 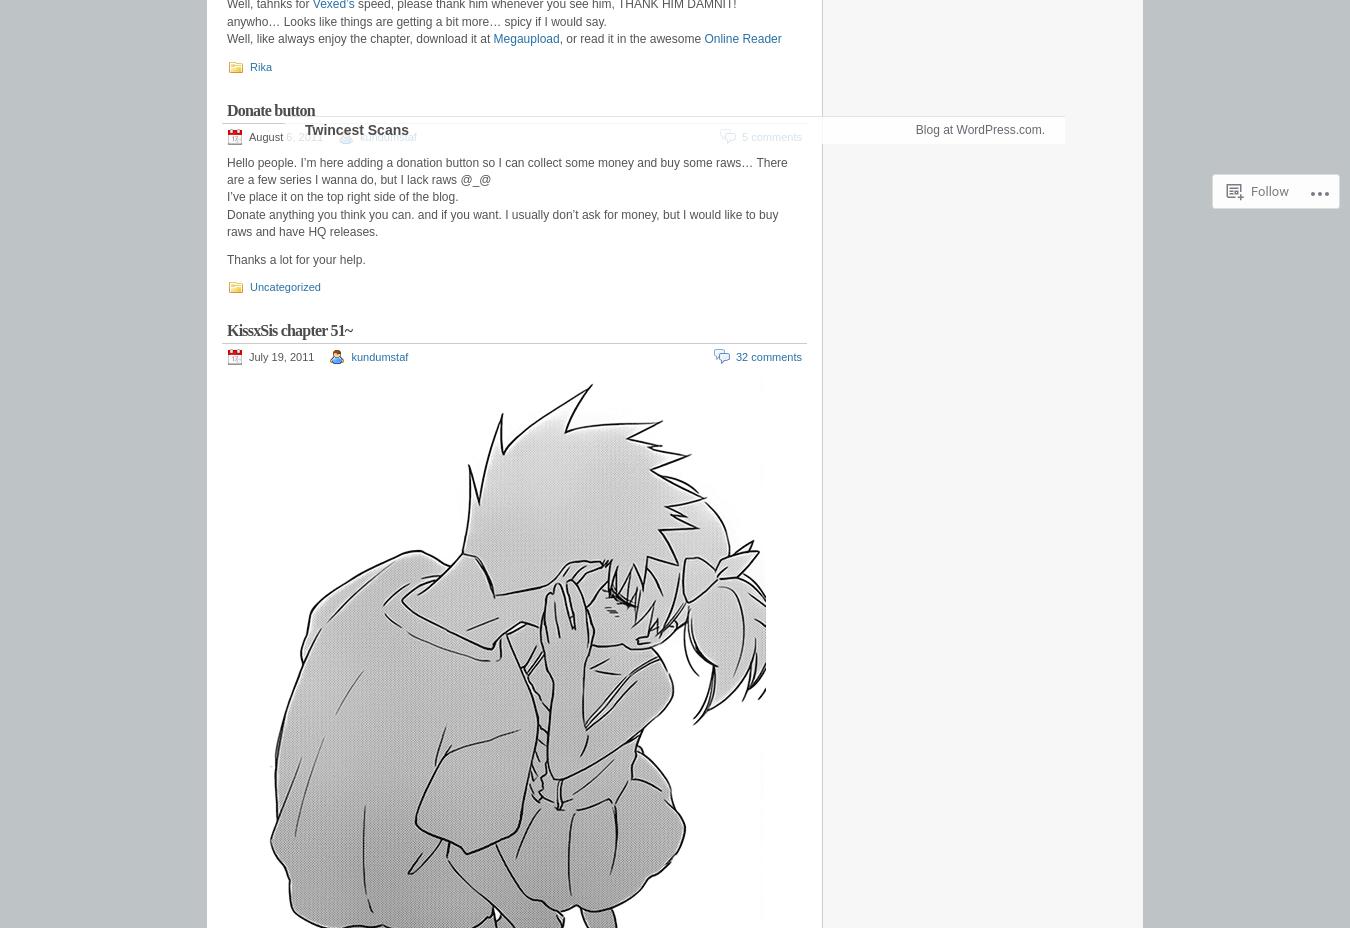 What do you see at coordinates (285, 136) in the screenshot?
I see `'August 6, 2011'` at bounding box center [285, 136].